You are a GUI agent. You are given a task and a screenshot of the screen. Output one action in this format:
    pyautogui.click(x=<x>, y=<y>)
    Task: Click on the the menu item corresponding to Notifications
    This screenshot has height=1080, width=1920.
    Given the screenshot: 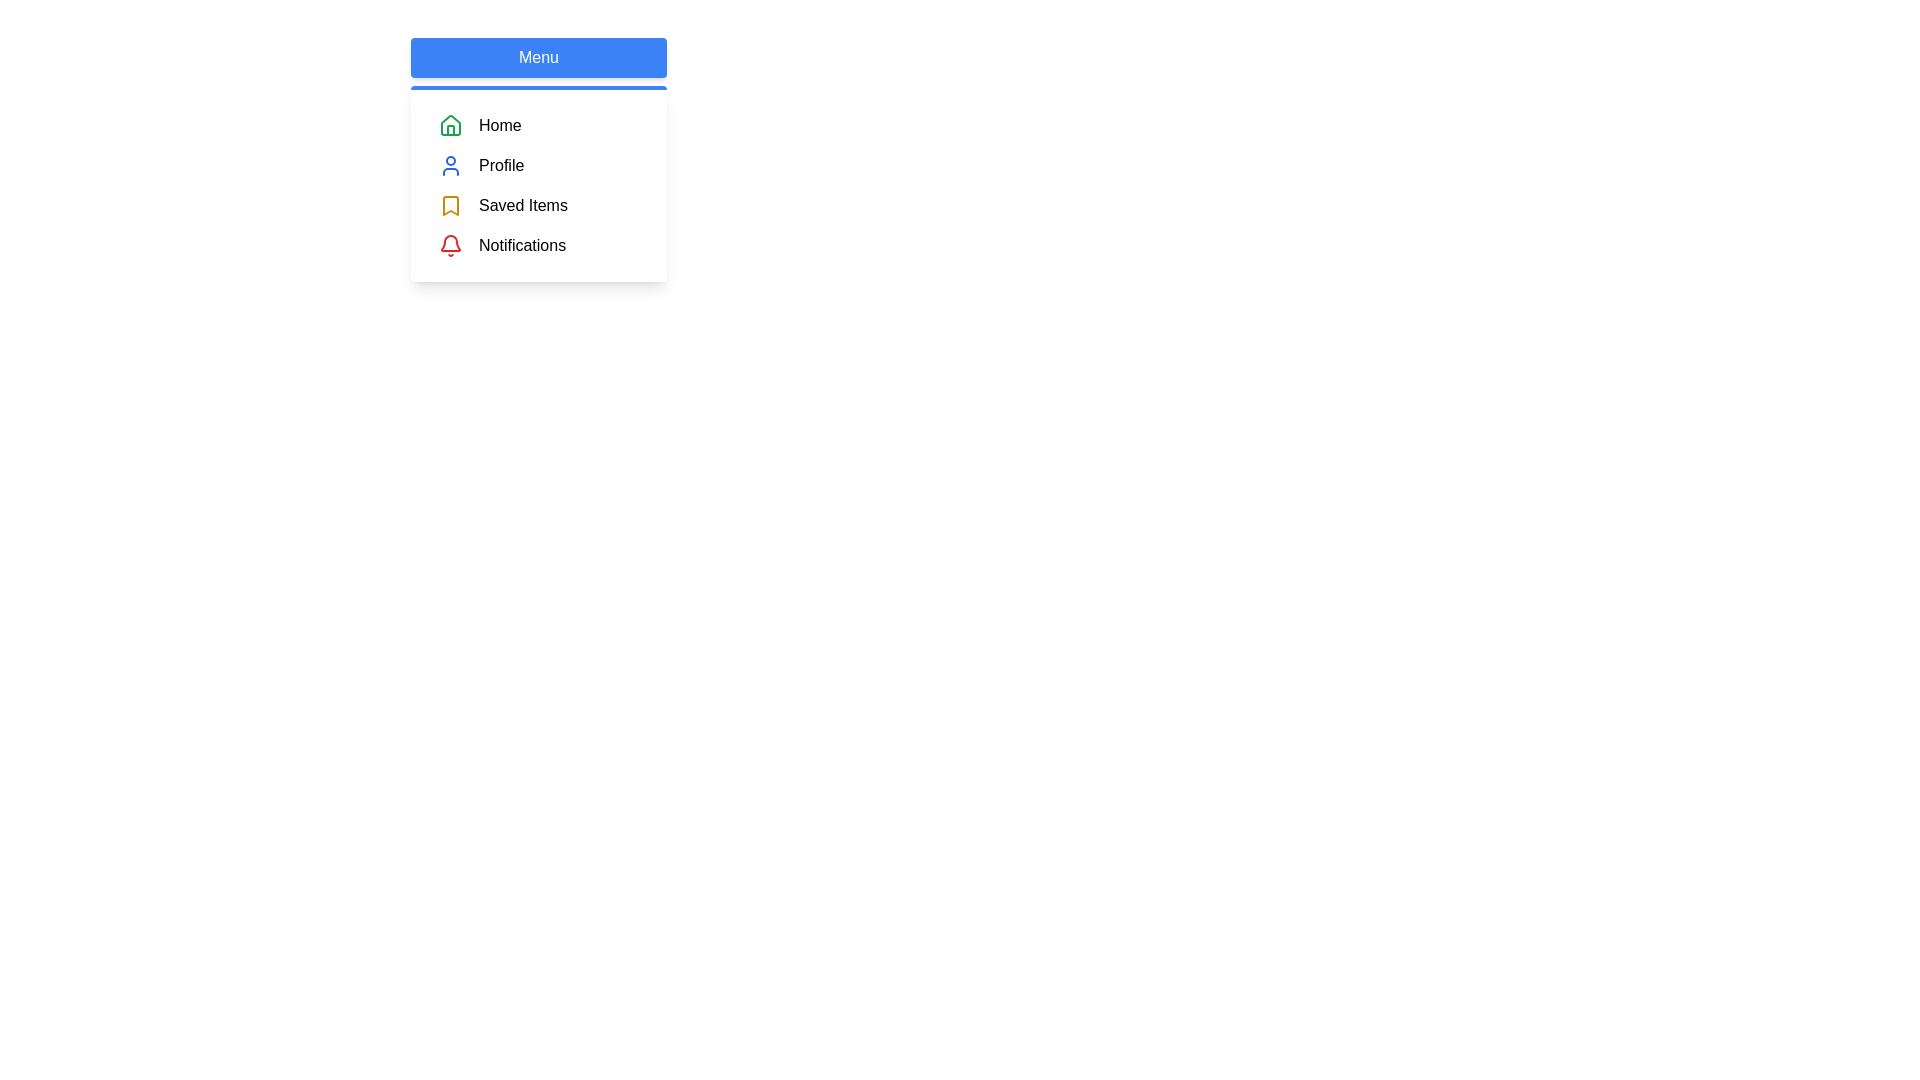 What is the action you would take?
    pyautogui.click(x=437, y=245)
    